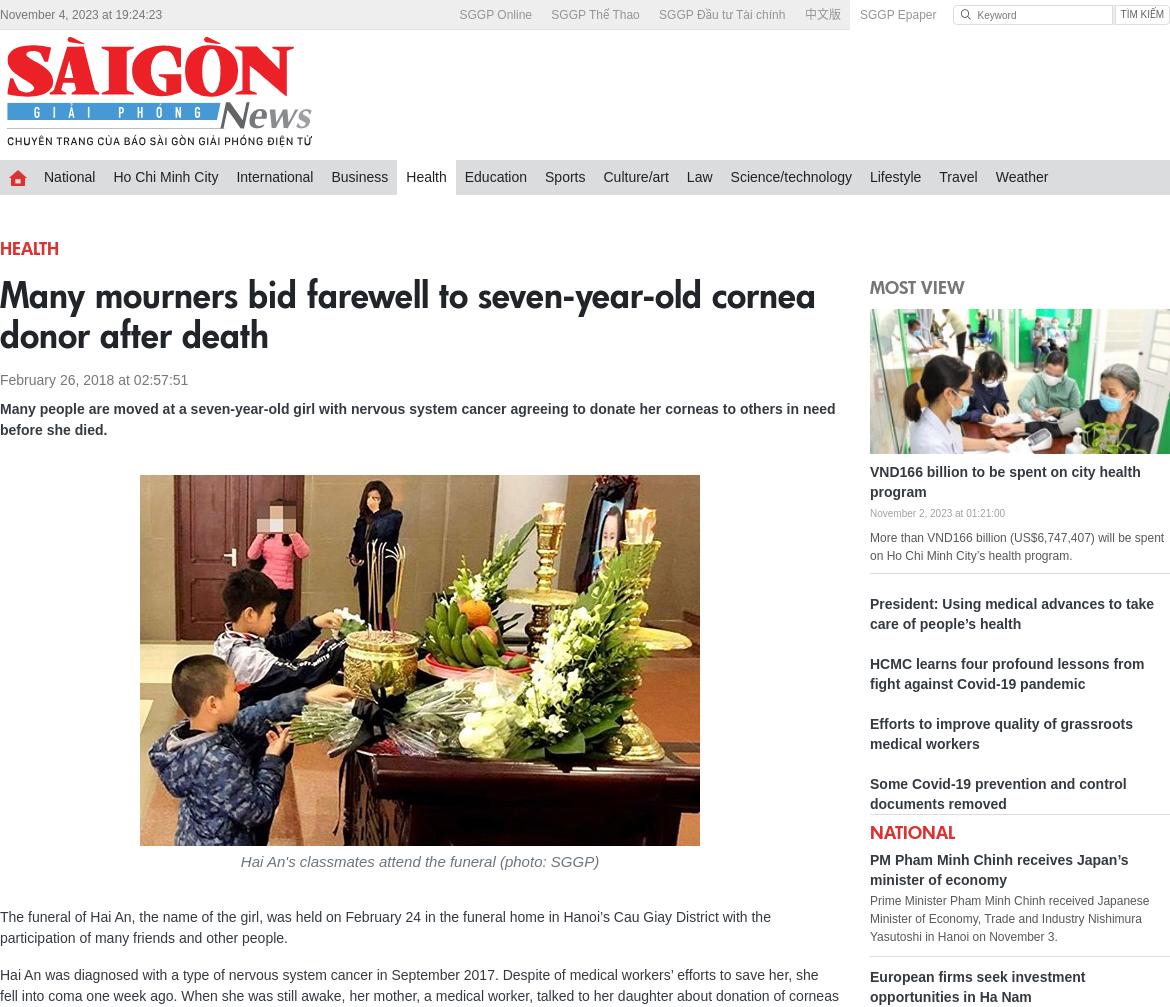 This screenshot has height=1007, width=1170. What do you see at coordinates (706, 380) in the screenshot?
I see `'Vietnamese novel published in RoK links two culures'` at bounding box center [706, 380].